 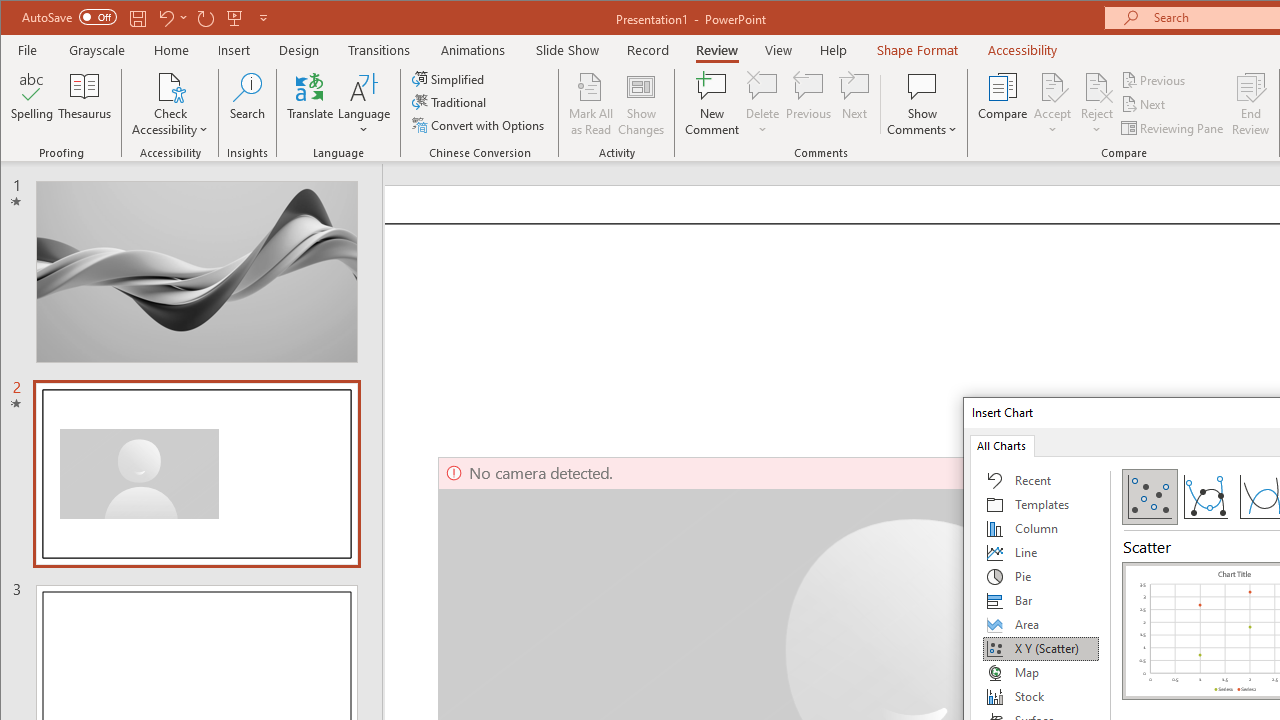 What do you see at coordinates (1040, 623) in the screenshot?
I see `'Area'` at bounding box center [1040, 623].